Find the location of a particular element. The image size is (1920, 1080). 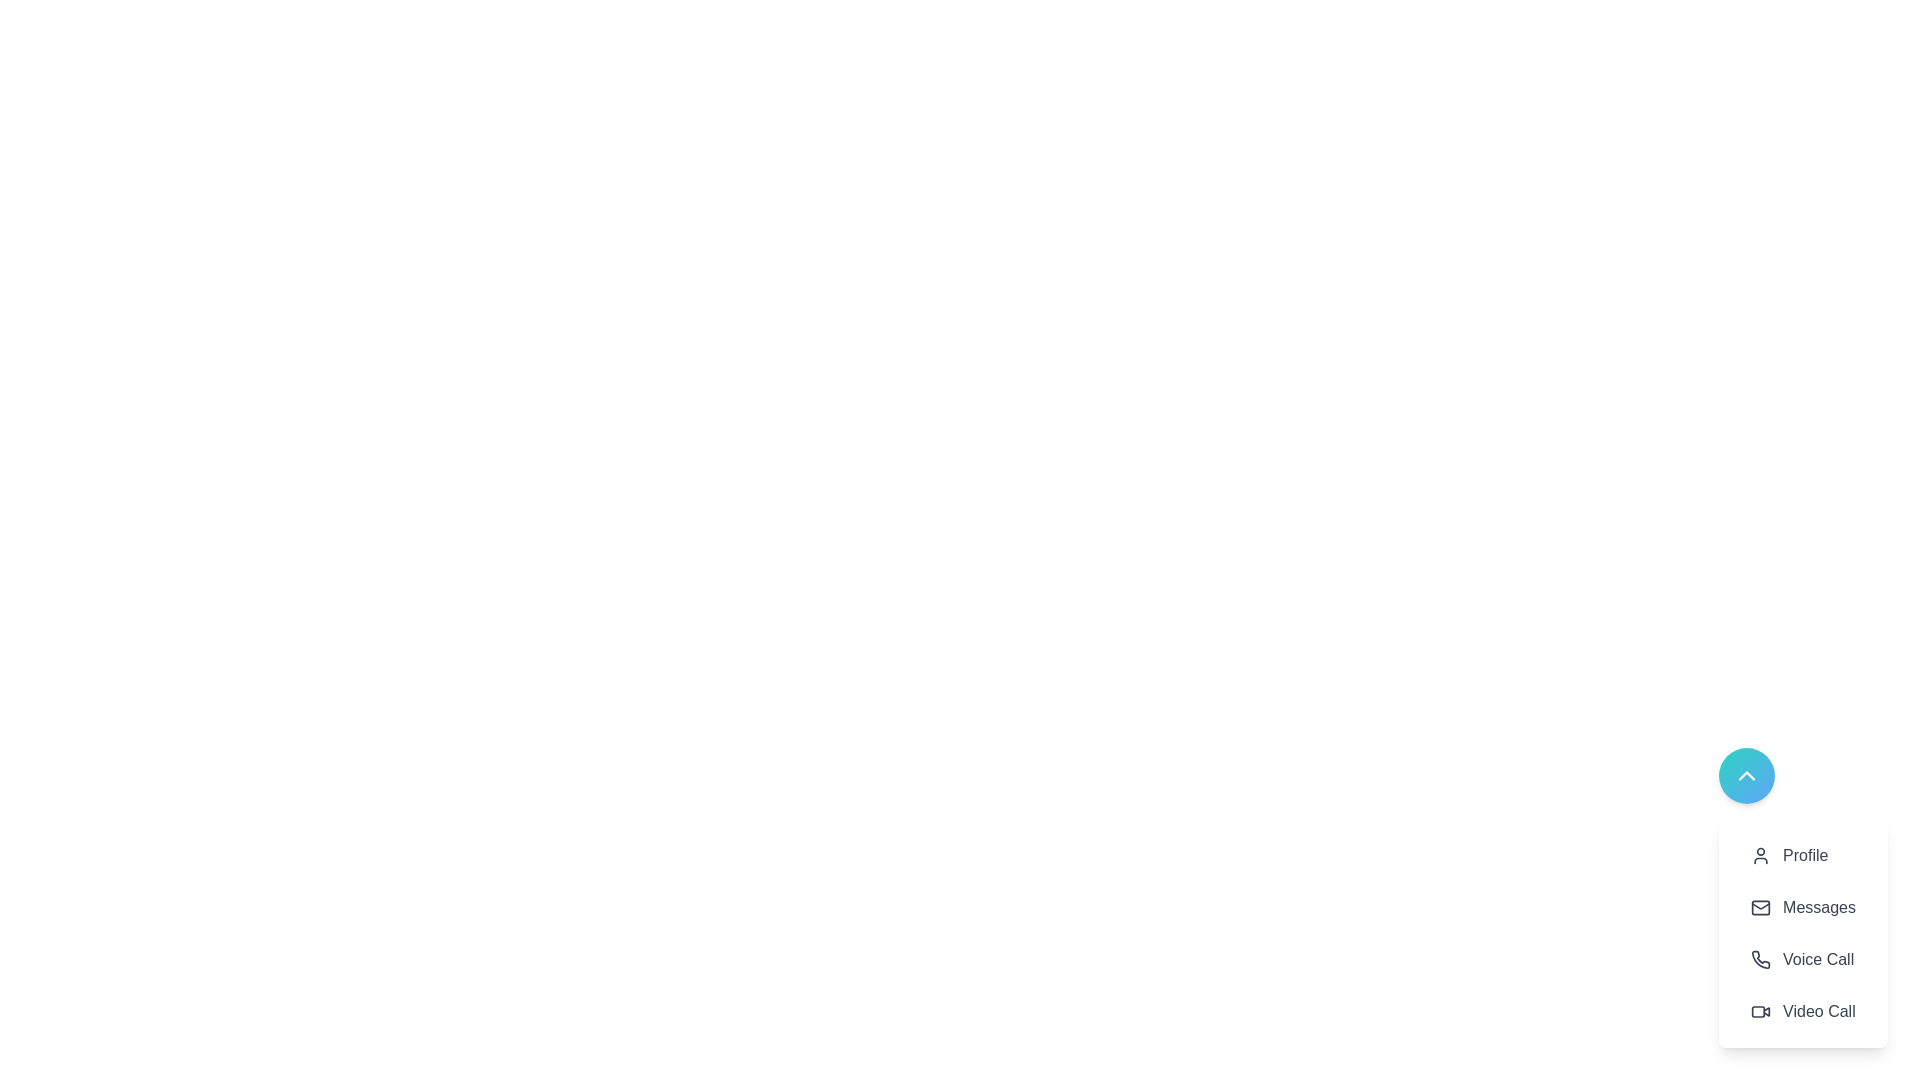

the 'Voice Call' option in the action list is located at coordinates (1803, 959).